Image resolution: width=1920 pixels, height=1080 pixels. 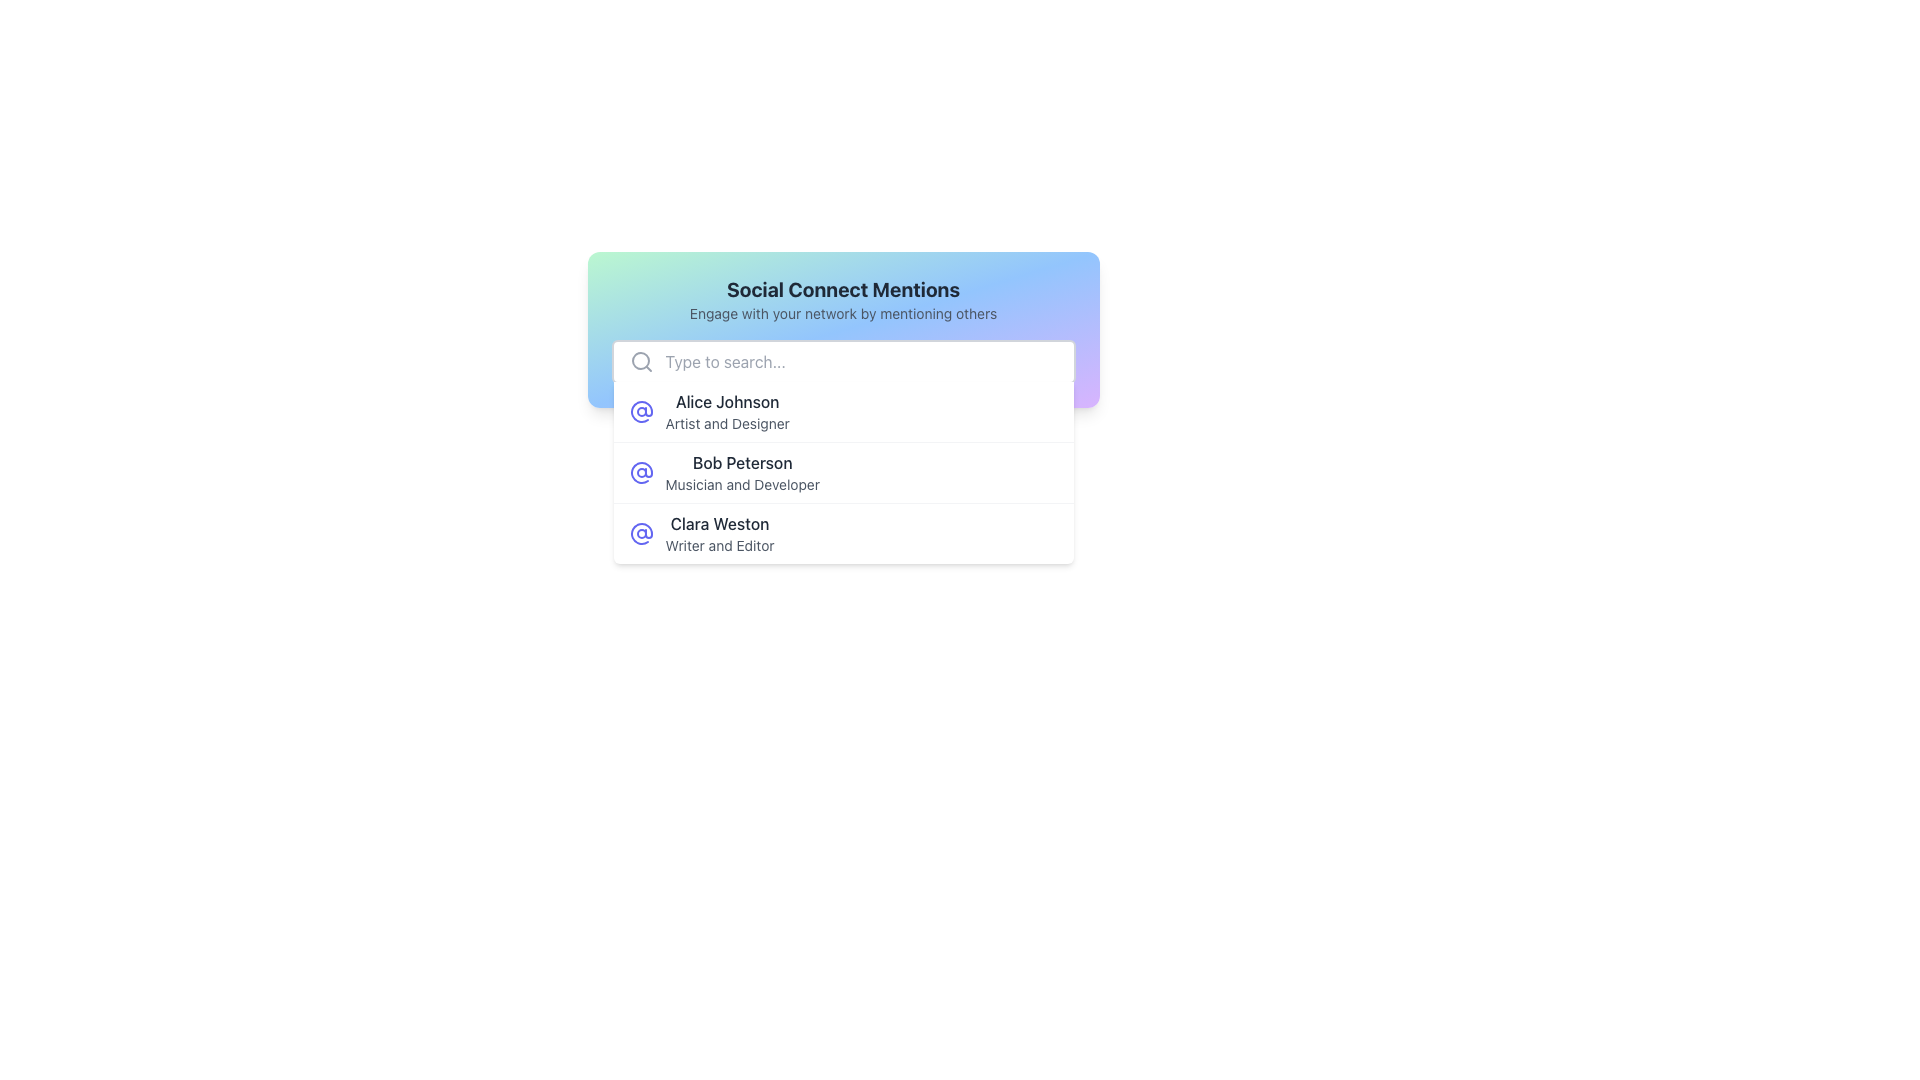 I want to click on the second list item under 'Social Connect Mentions', so click(x=843, y=473).